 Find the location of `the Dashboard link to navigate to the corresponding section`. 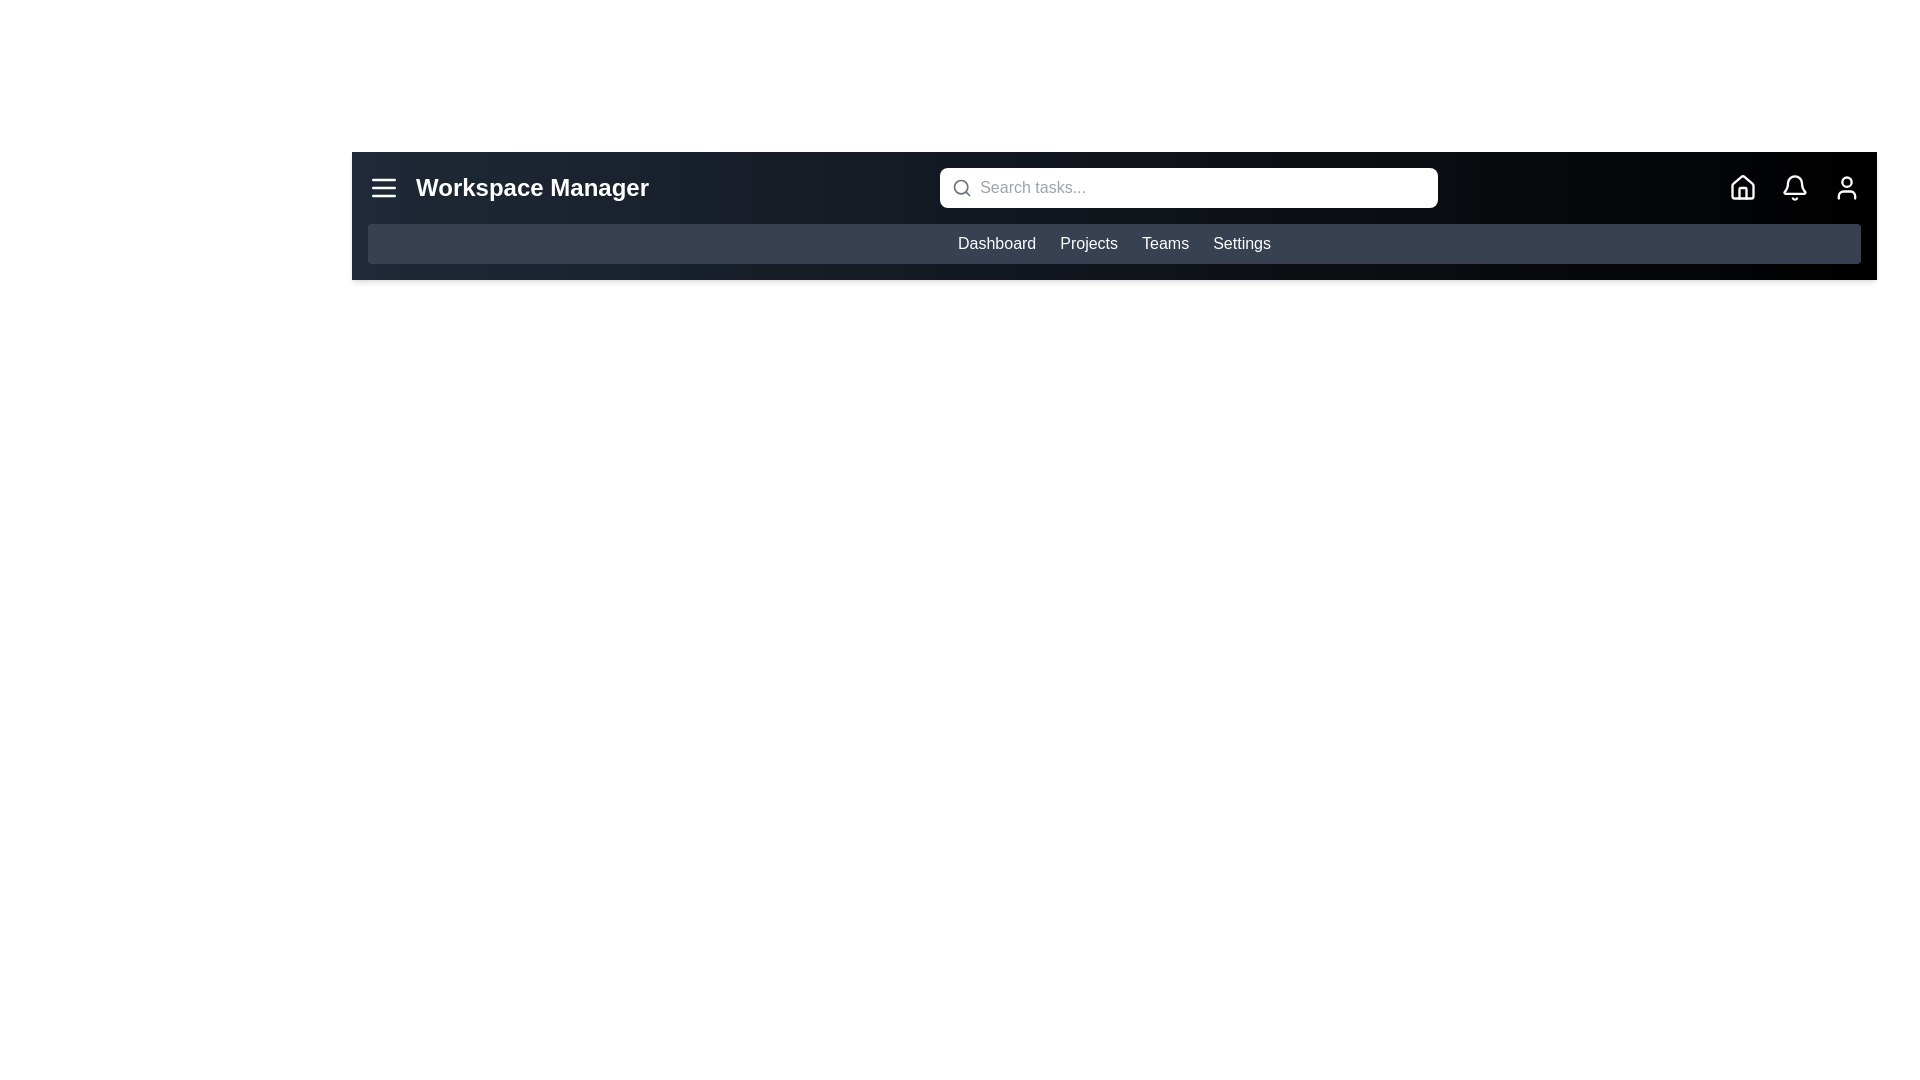

the Dashboard link to navigate to the corresponding section is located at coordinates (997, 242).